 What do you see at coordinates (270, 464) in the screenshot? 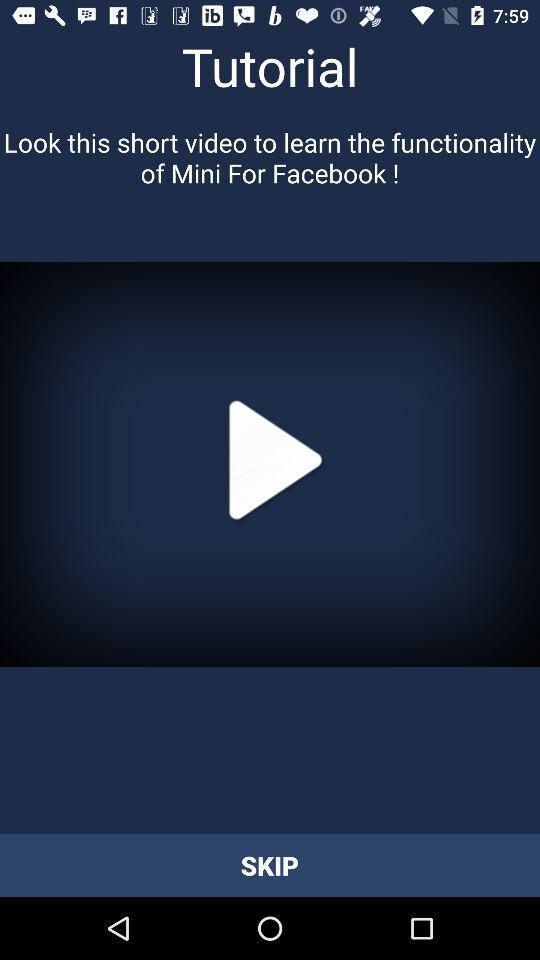
I see `autoplay icon option` at bounding box center [270, 464].